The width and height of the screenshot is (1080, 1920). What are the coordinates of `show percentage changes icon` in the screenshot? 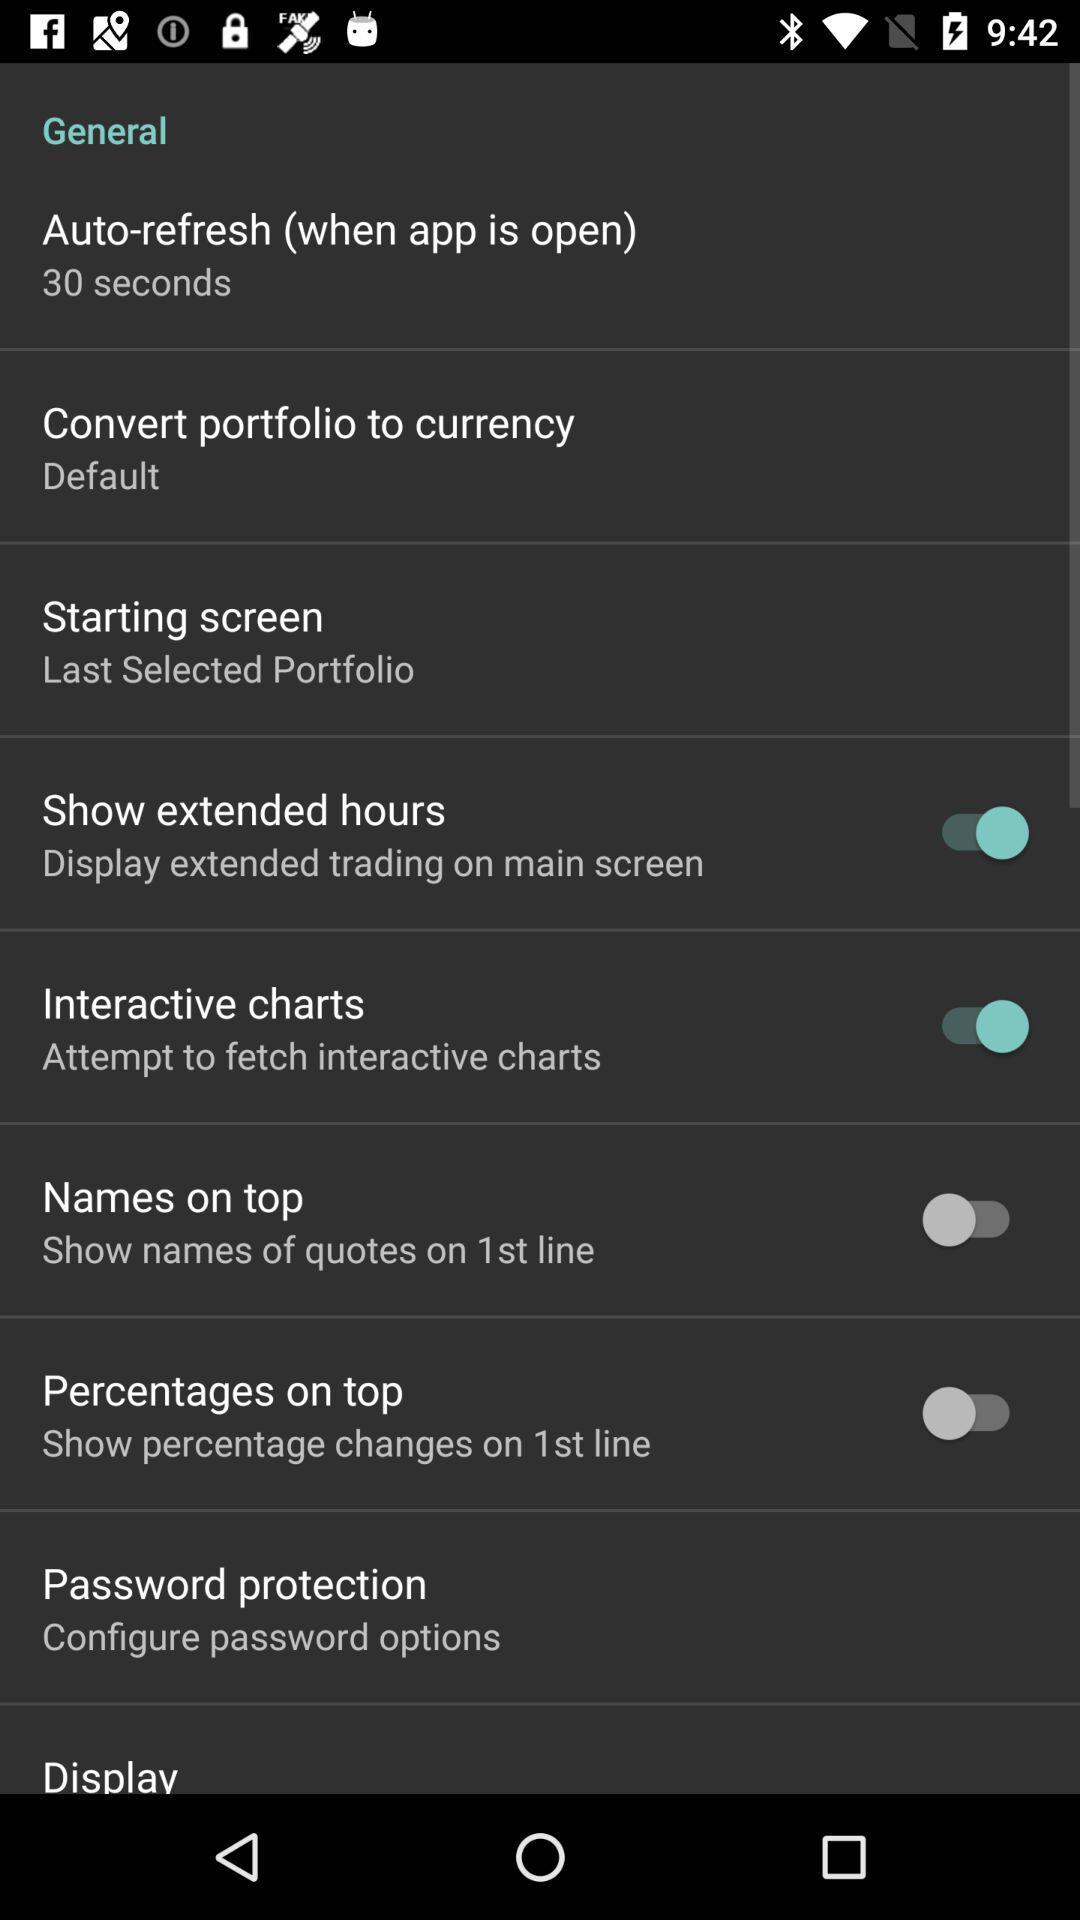 It's located at (345, 1442).